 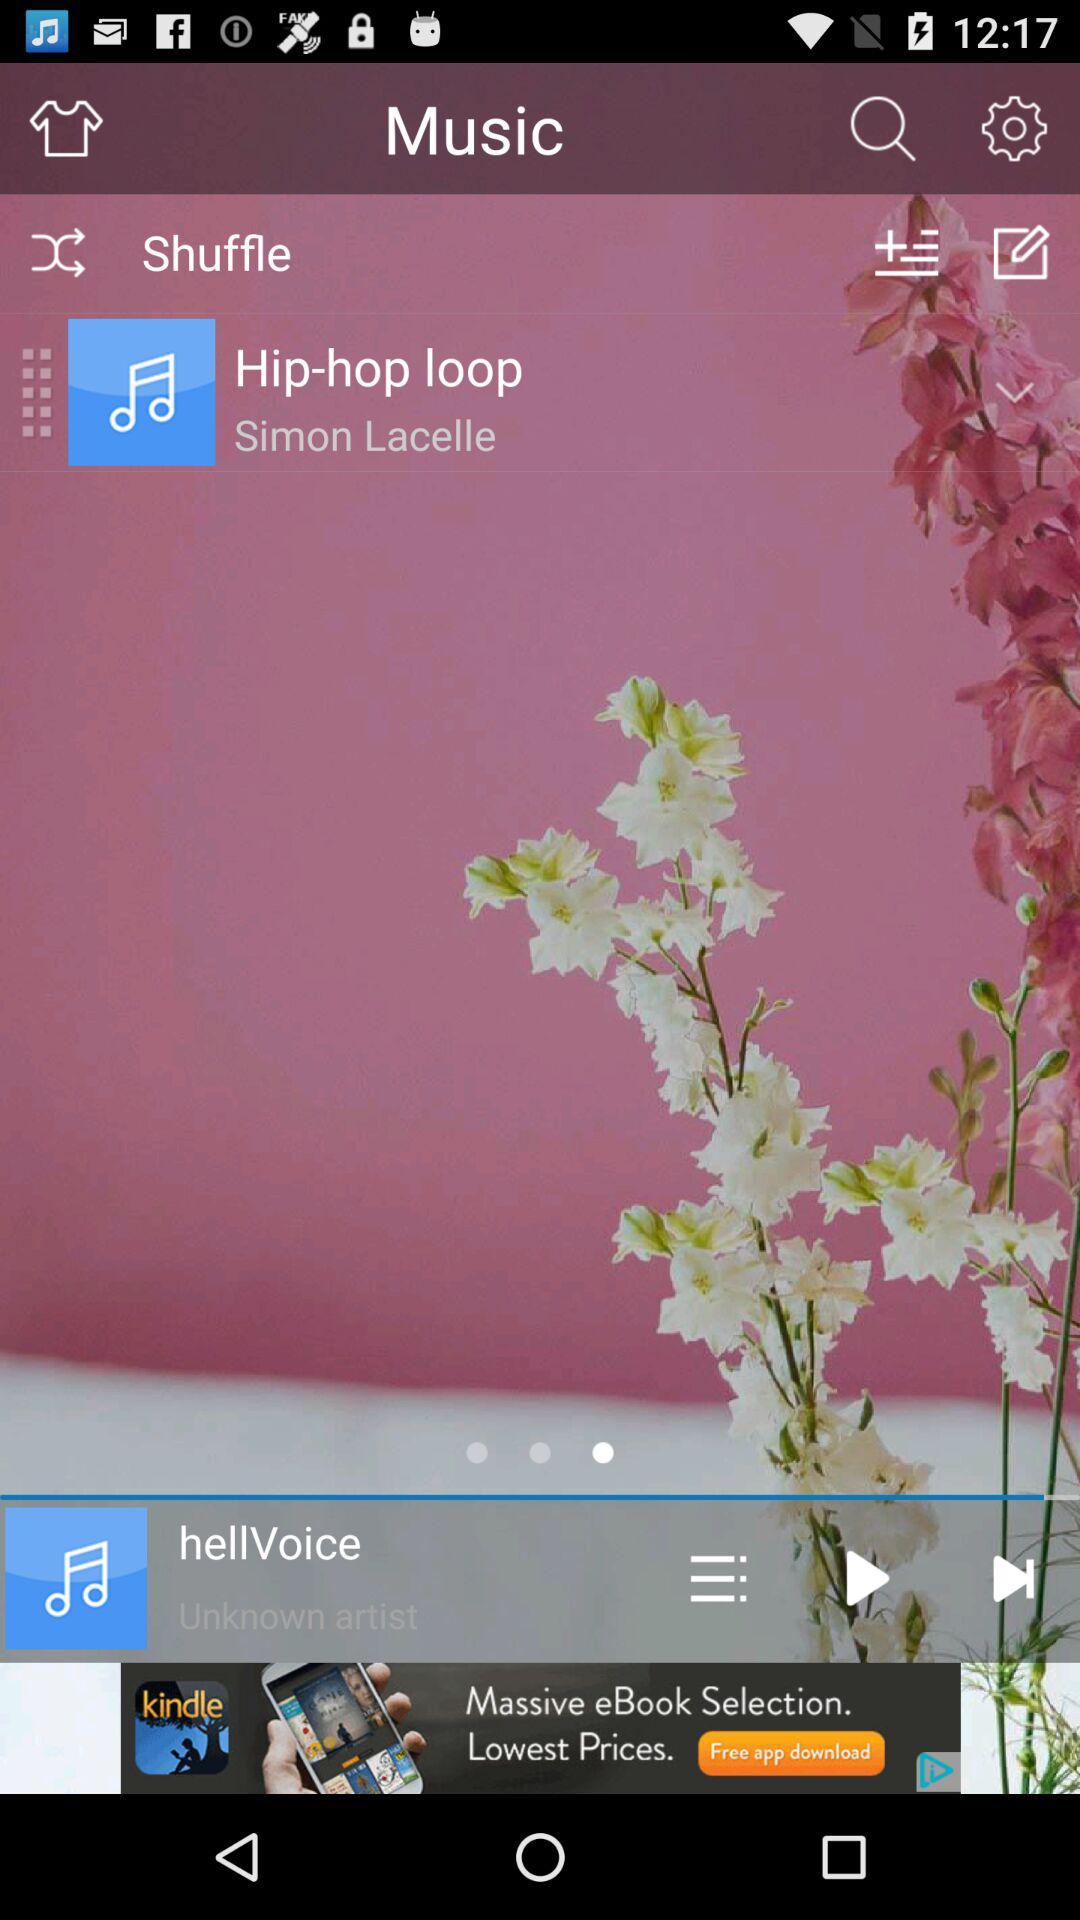 What do you see at coordinates (1014, 127) in the screenshot?
I see `the icon next to search` at bounding box center [1014, 127].